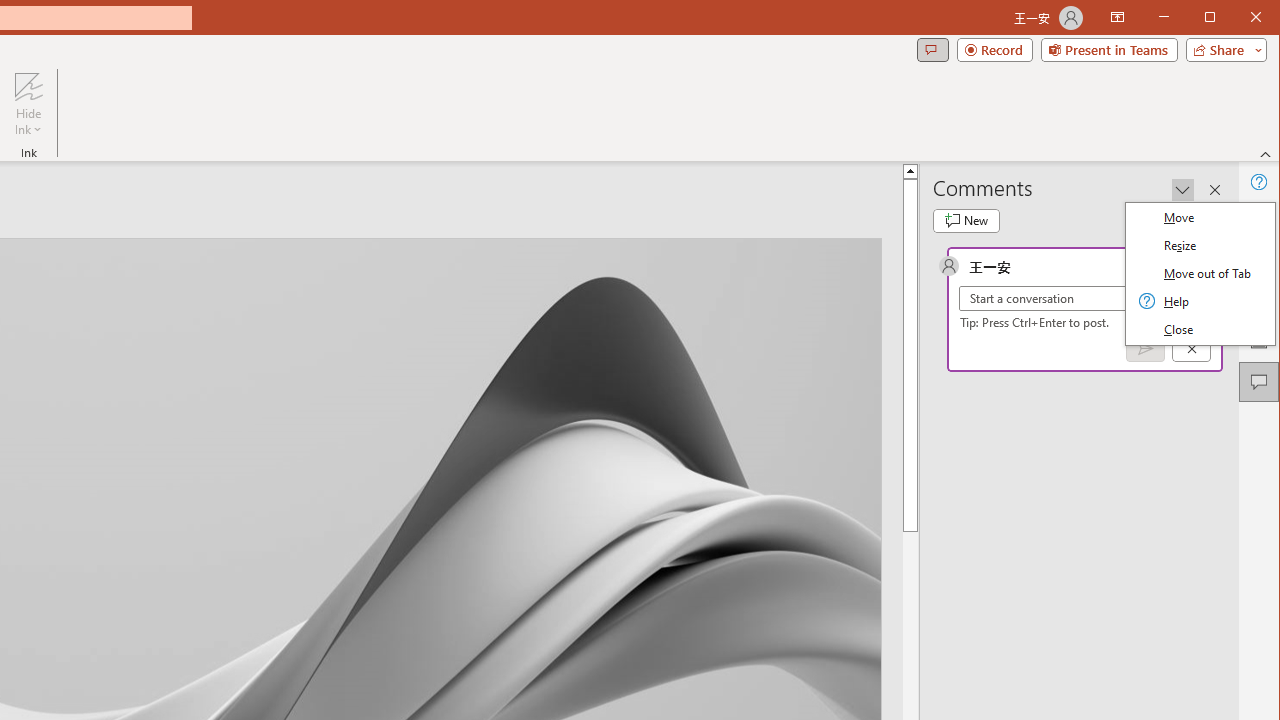 The image size is (1280, 720). I want to click on 'Minimize', so click(1215, 19).